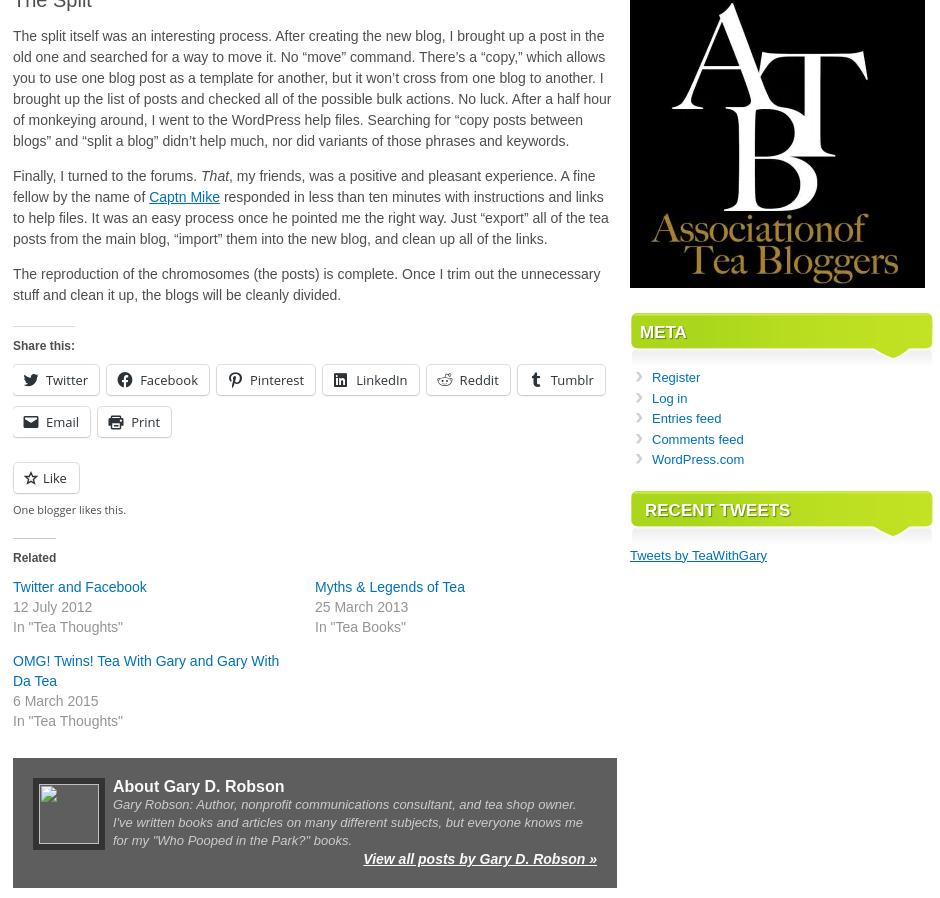 The width and height of the screenshot is (940, 898). I want to click on 'Print', so click(130, 421).